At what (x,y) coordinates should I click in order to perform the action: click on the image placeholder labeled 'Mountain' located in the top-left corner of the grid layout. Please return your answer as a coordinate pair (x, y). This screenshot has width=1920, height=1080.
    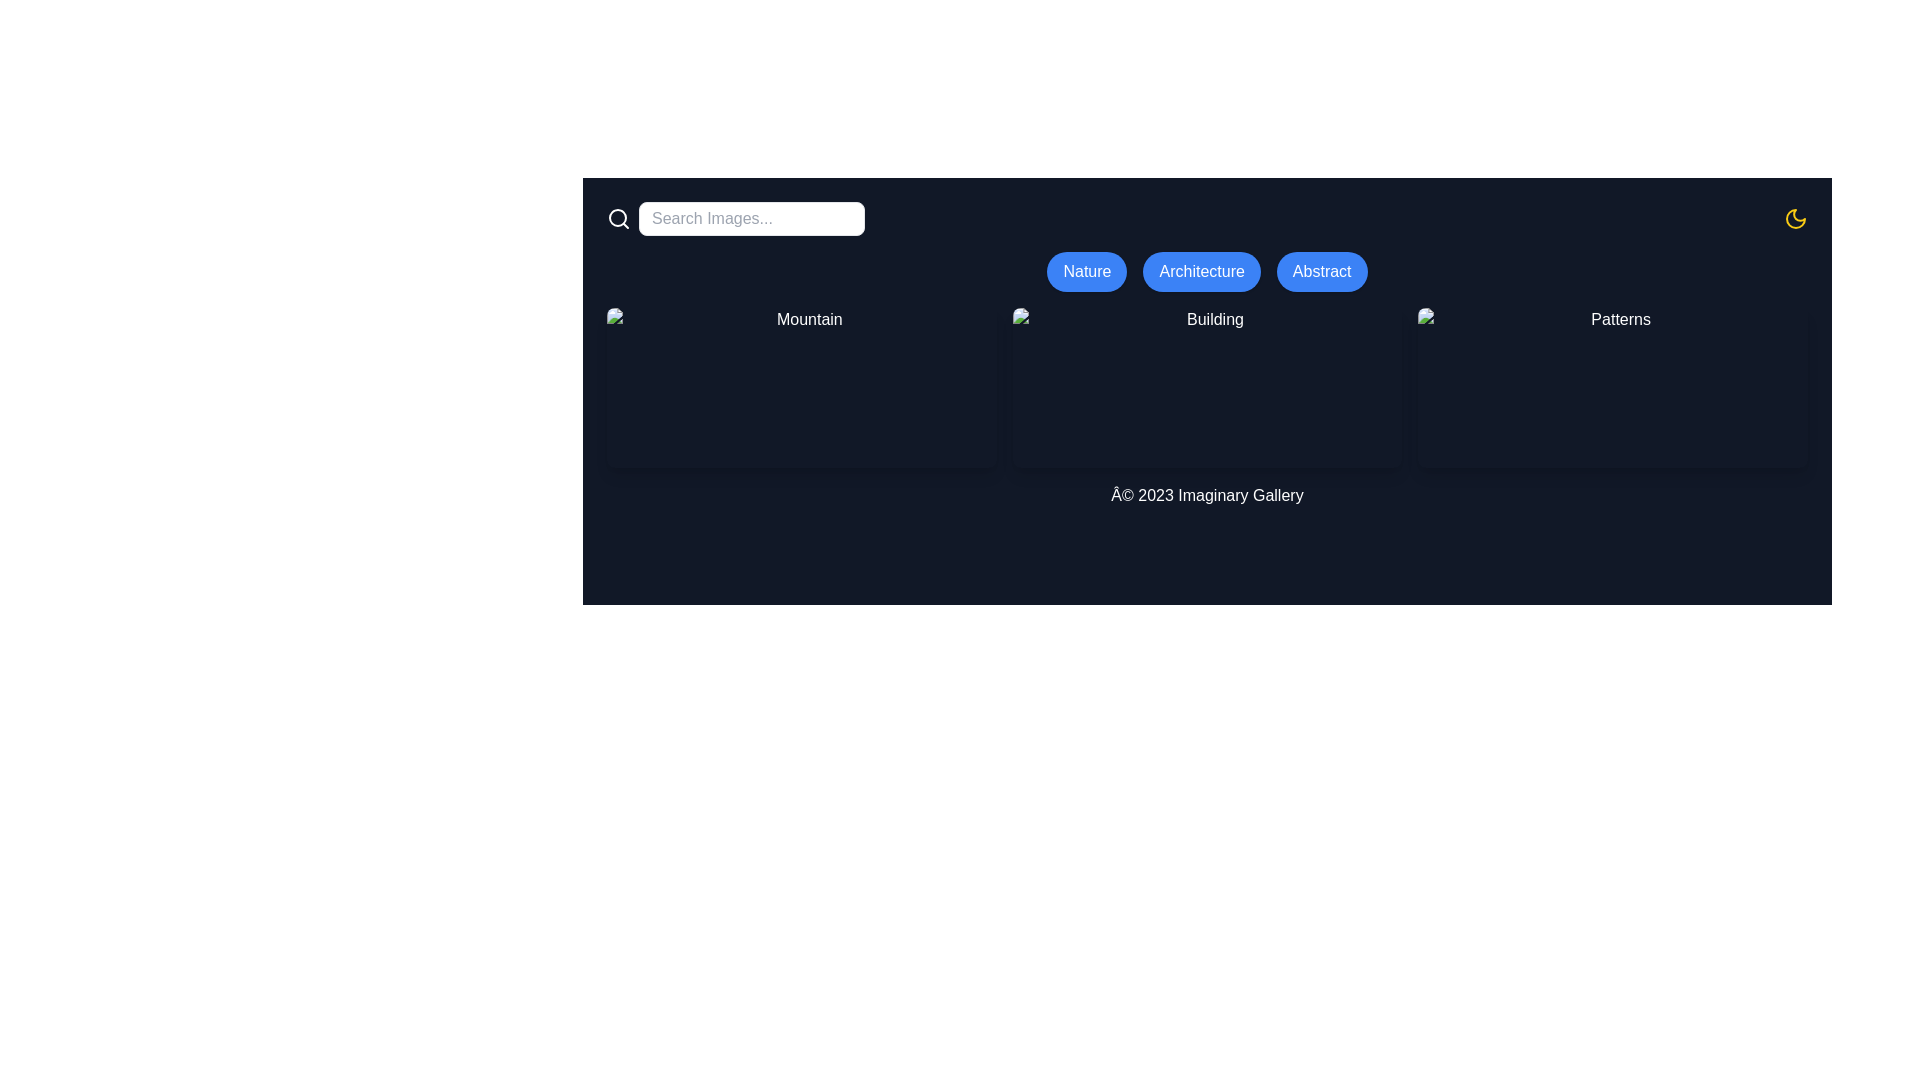
    Looking at the image, I should click on (801, 388).